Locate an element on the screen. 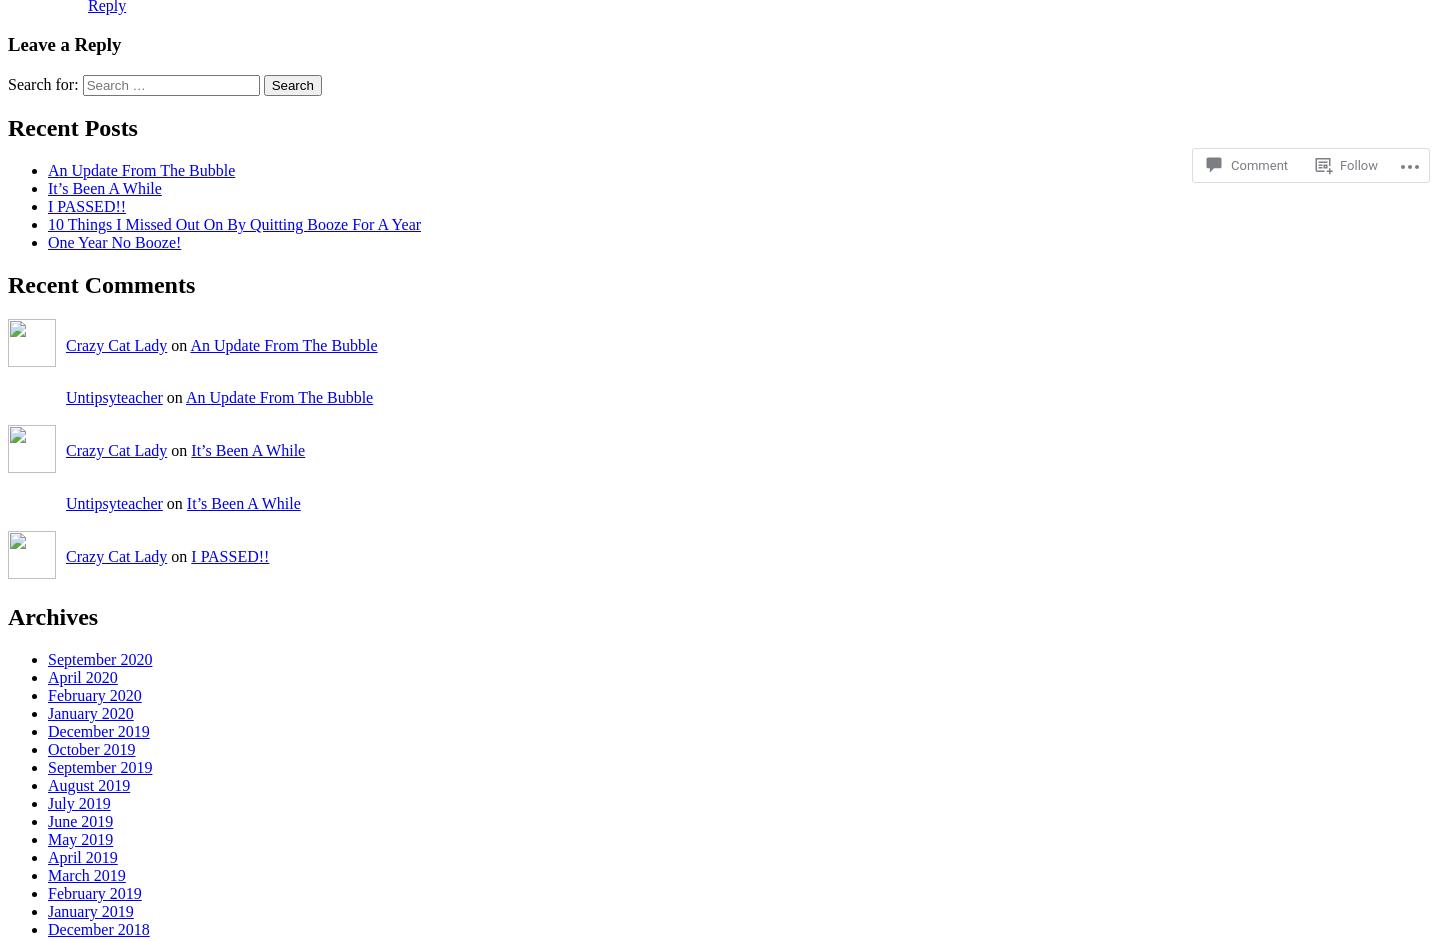 Image resolution: width=1440 pixels, height=941 pixels. 'Leave a Reply' is located at coordinates (64, 43).